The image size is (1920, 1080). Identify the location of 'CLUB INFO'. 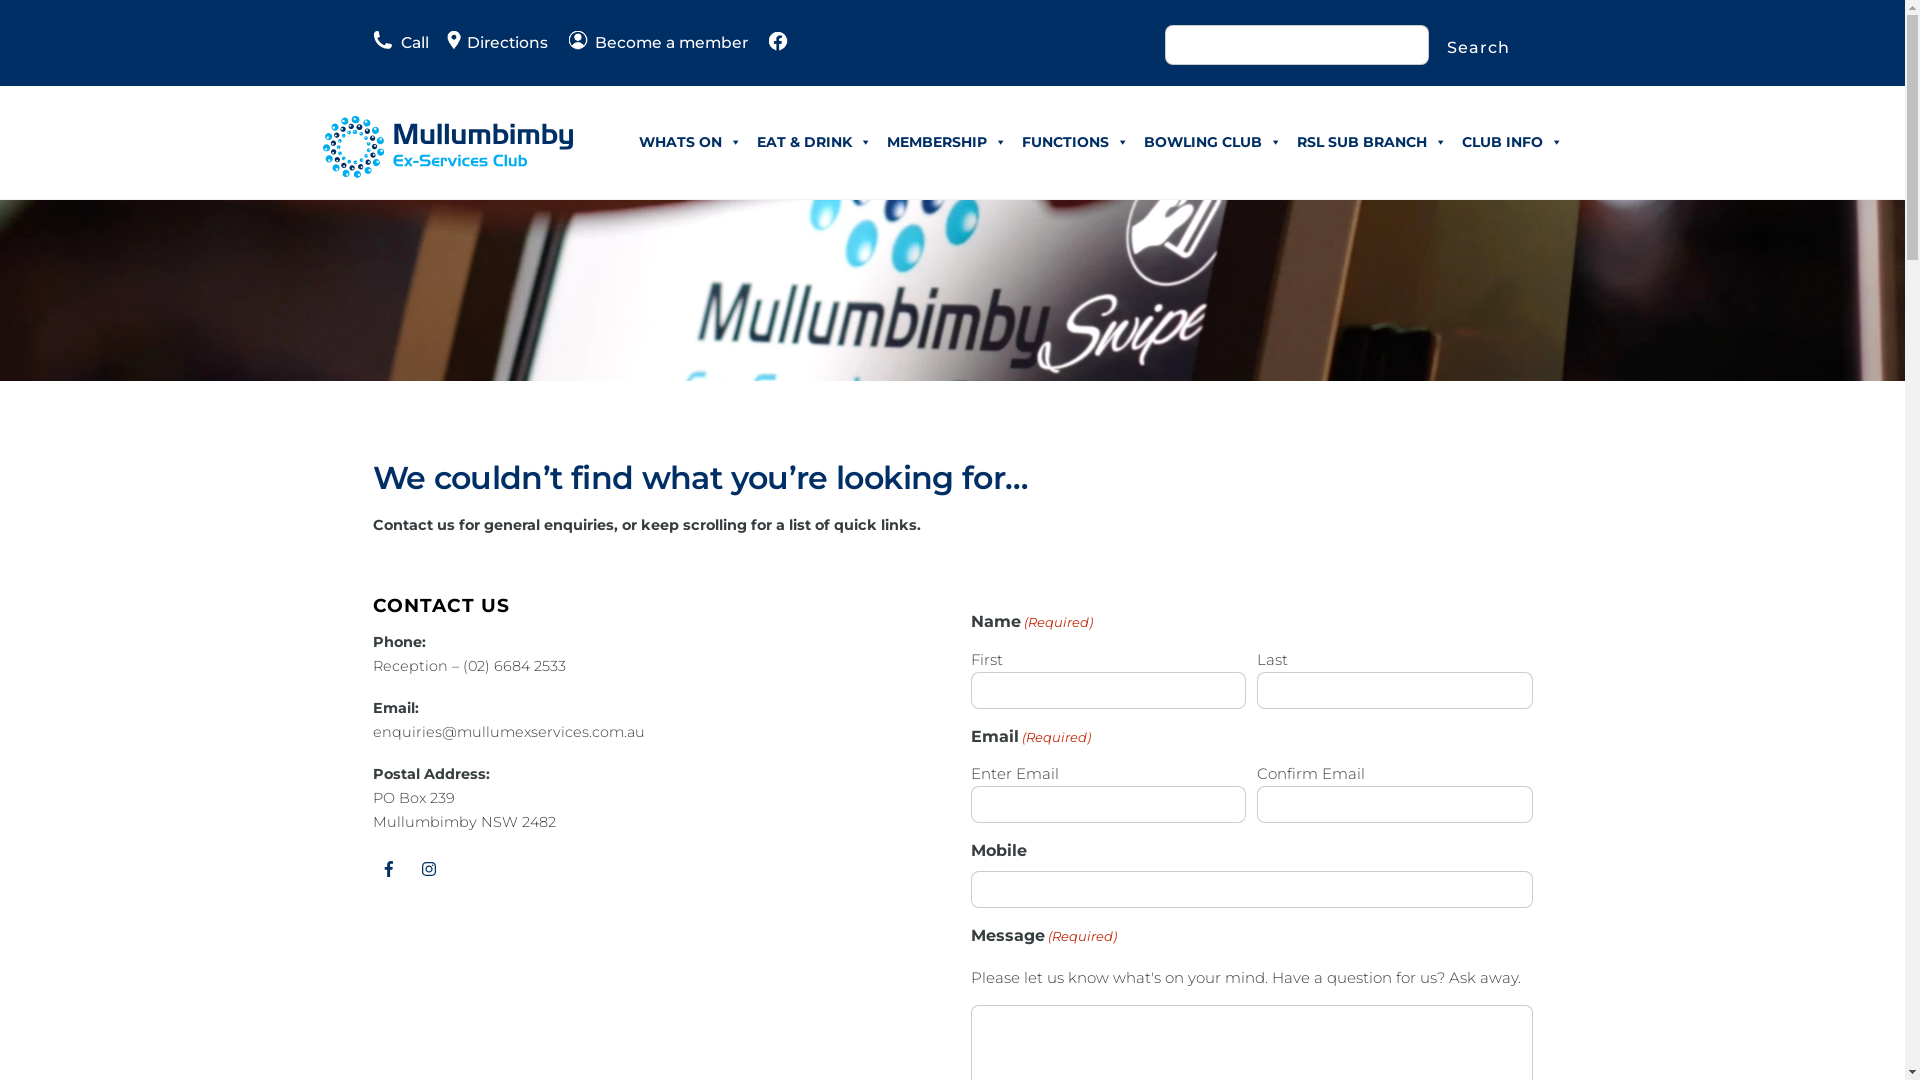
(1511, 141).